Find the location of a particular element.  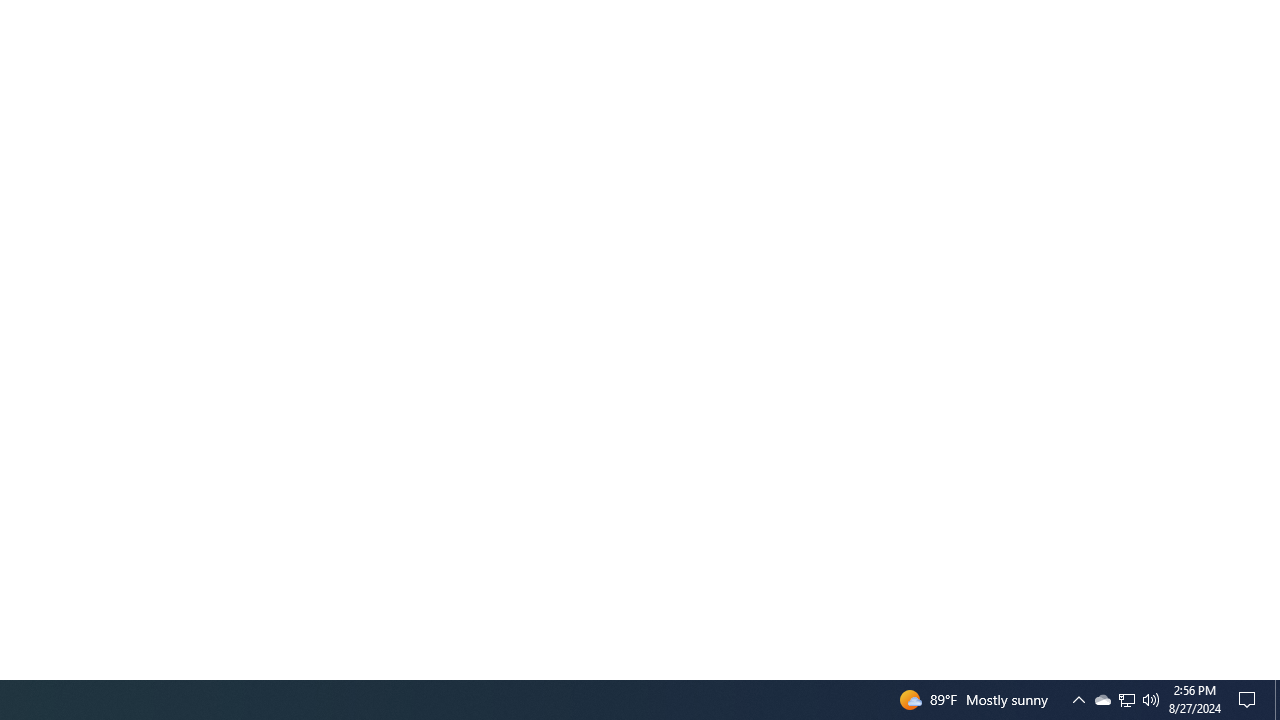

'Q2790: 100%' is located at coordinates (1101, 698).